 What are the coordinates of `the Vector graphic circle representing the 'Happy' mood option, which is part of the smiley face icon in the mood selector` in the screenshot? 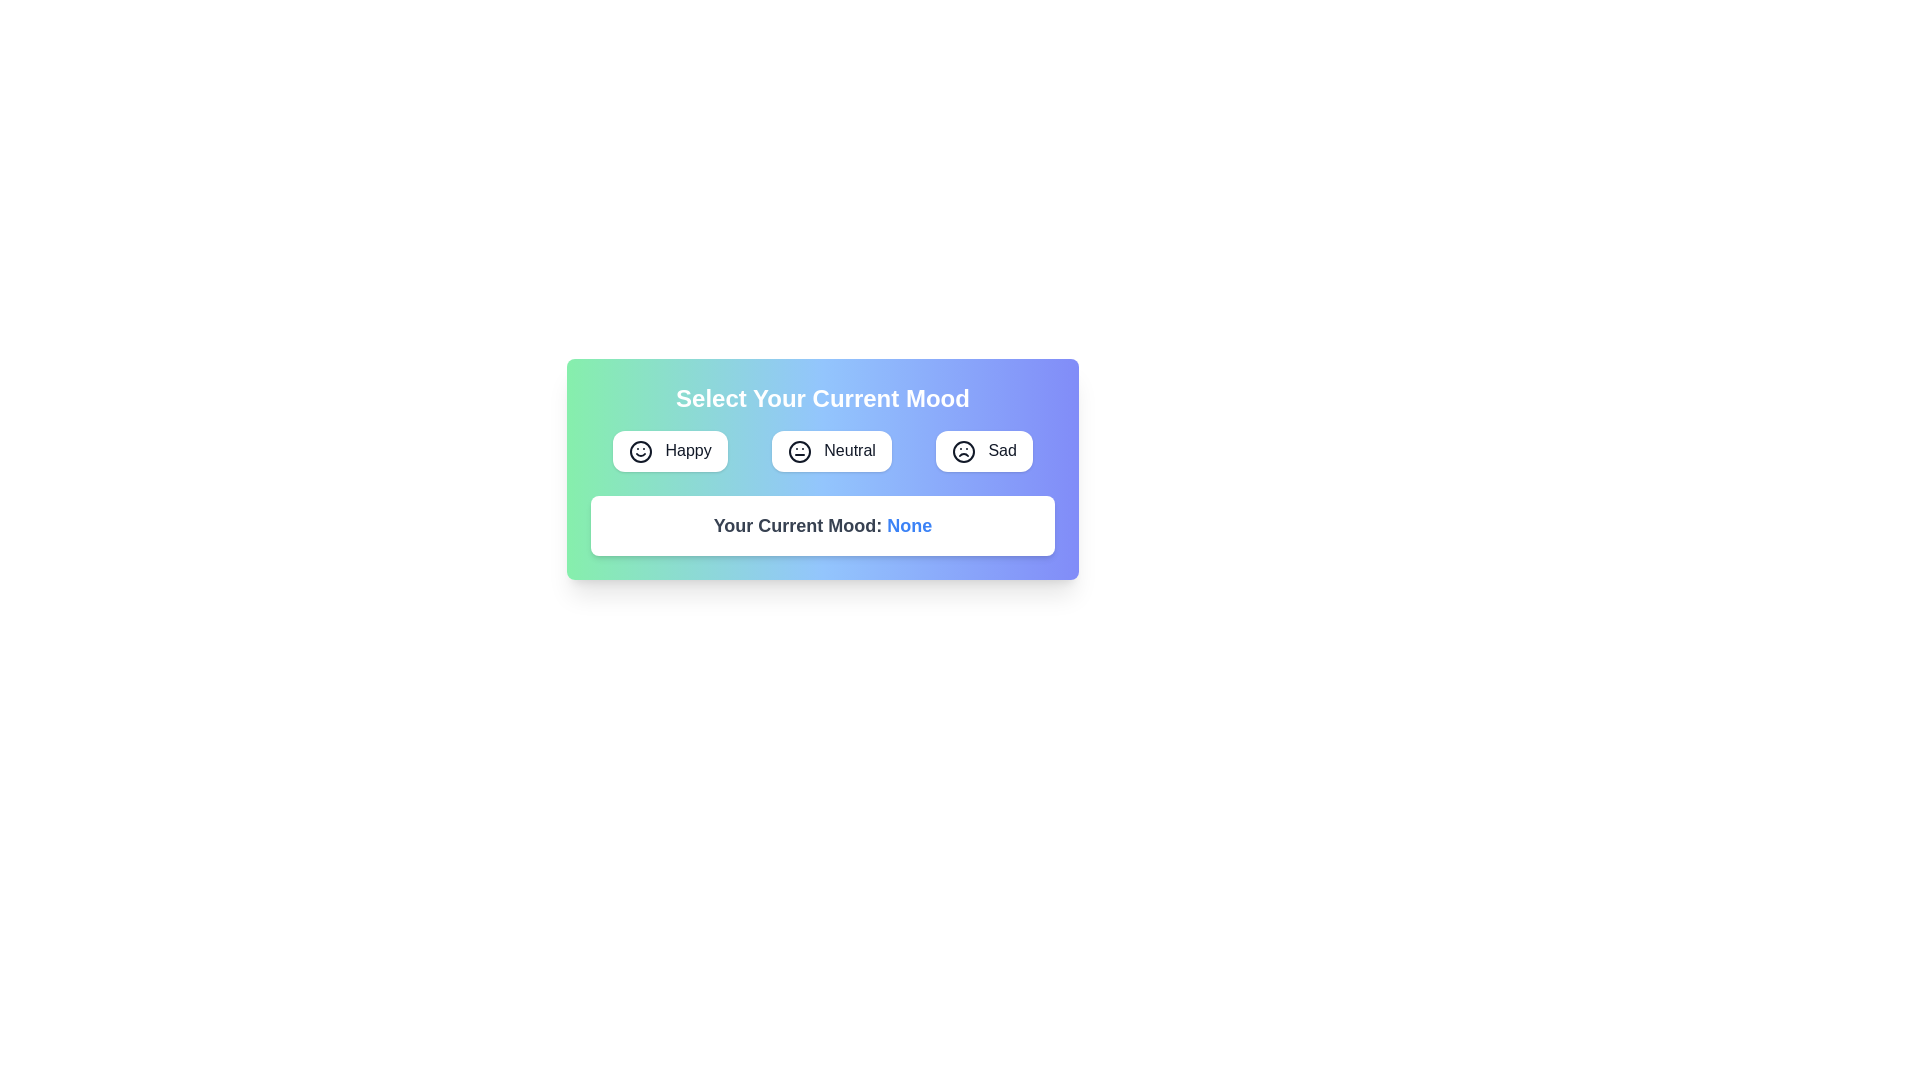 It's located at (641, 451).